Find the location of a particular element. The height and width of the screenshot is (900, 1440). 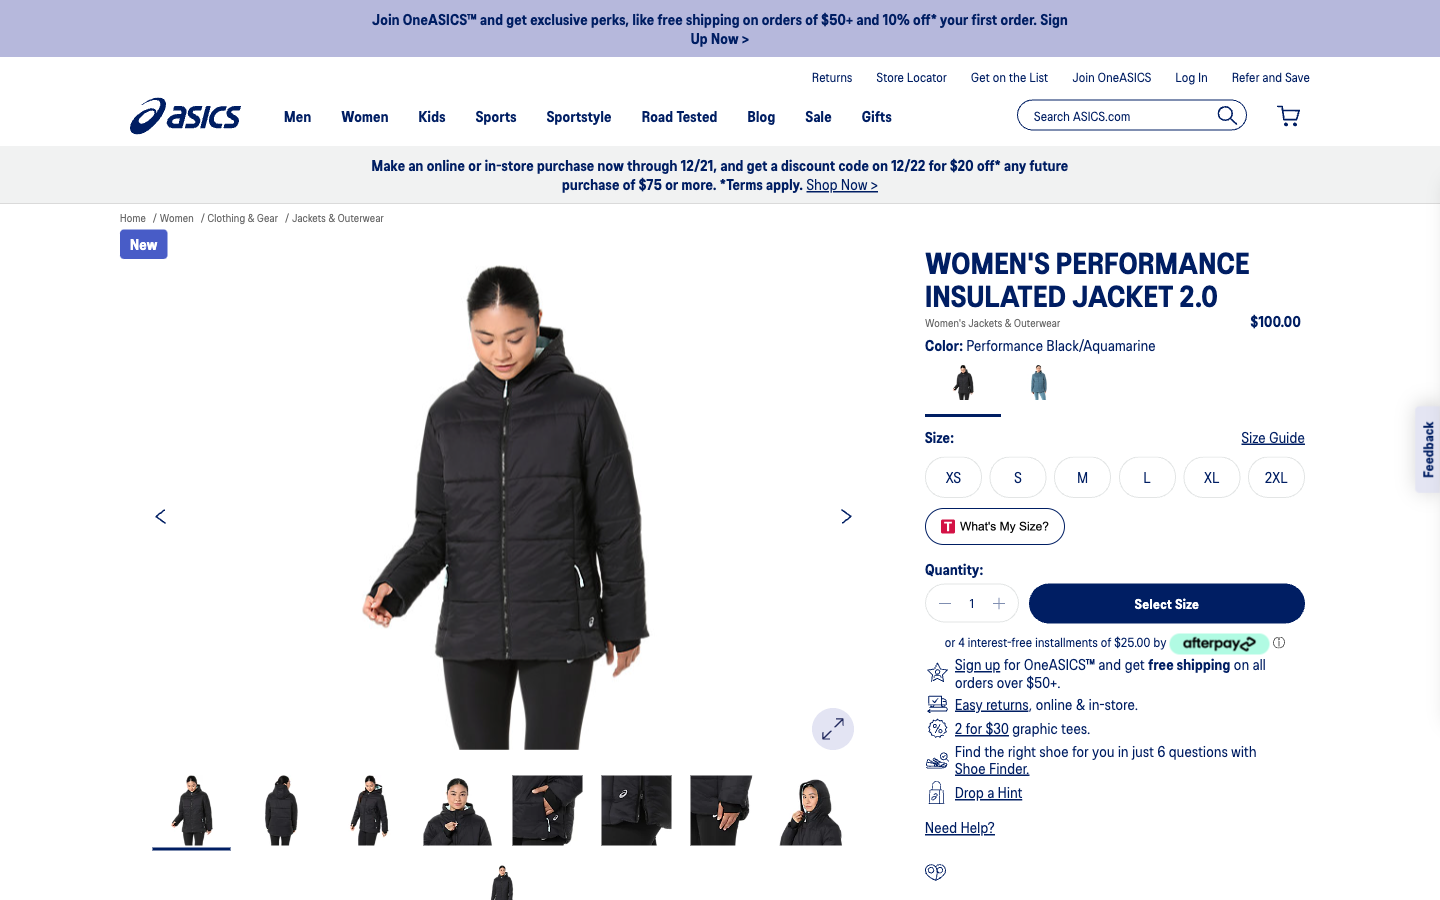

enlarge the image to see the clothes in detail is located at coordinates (833, 728).